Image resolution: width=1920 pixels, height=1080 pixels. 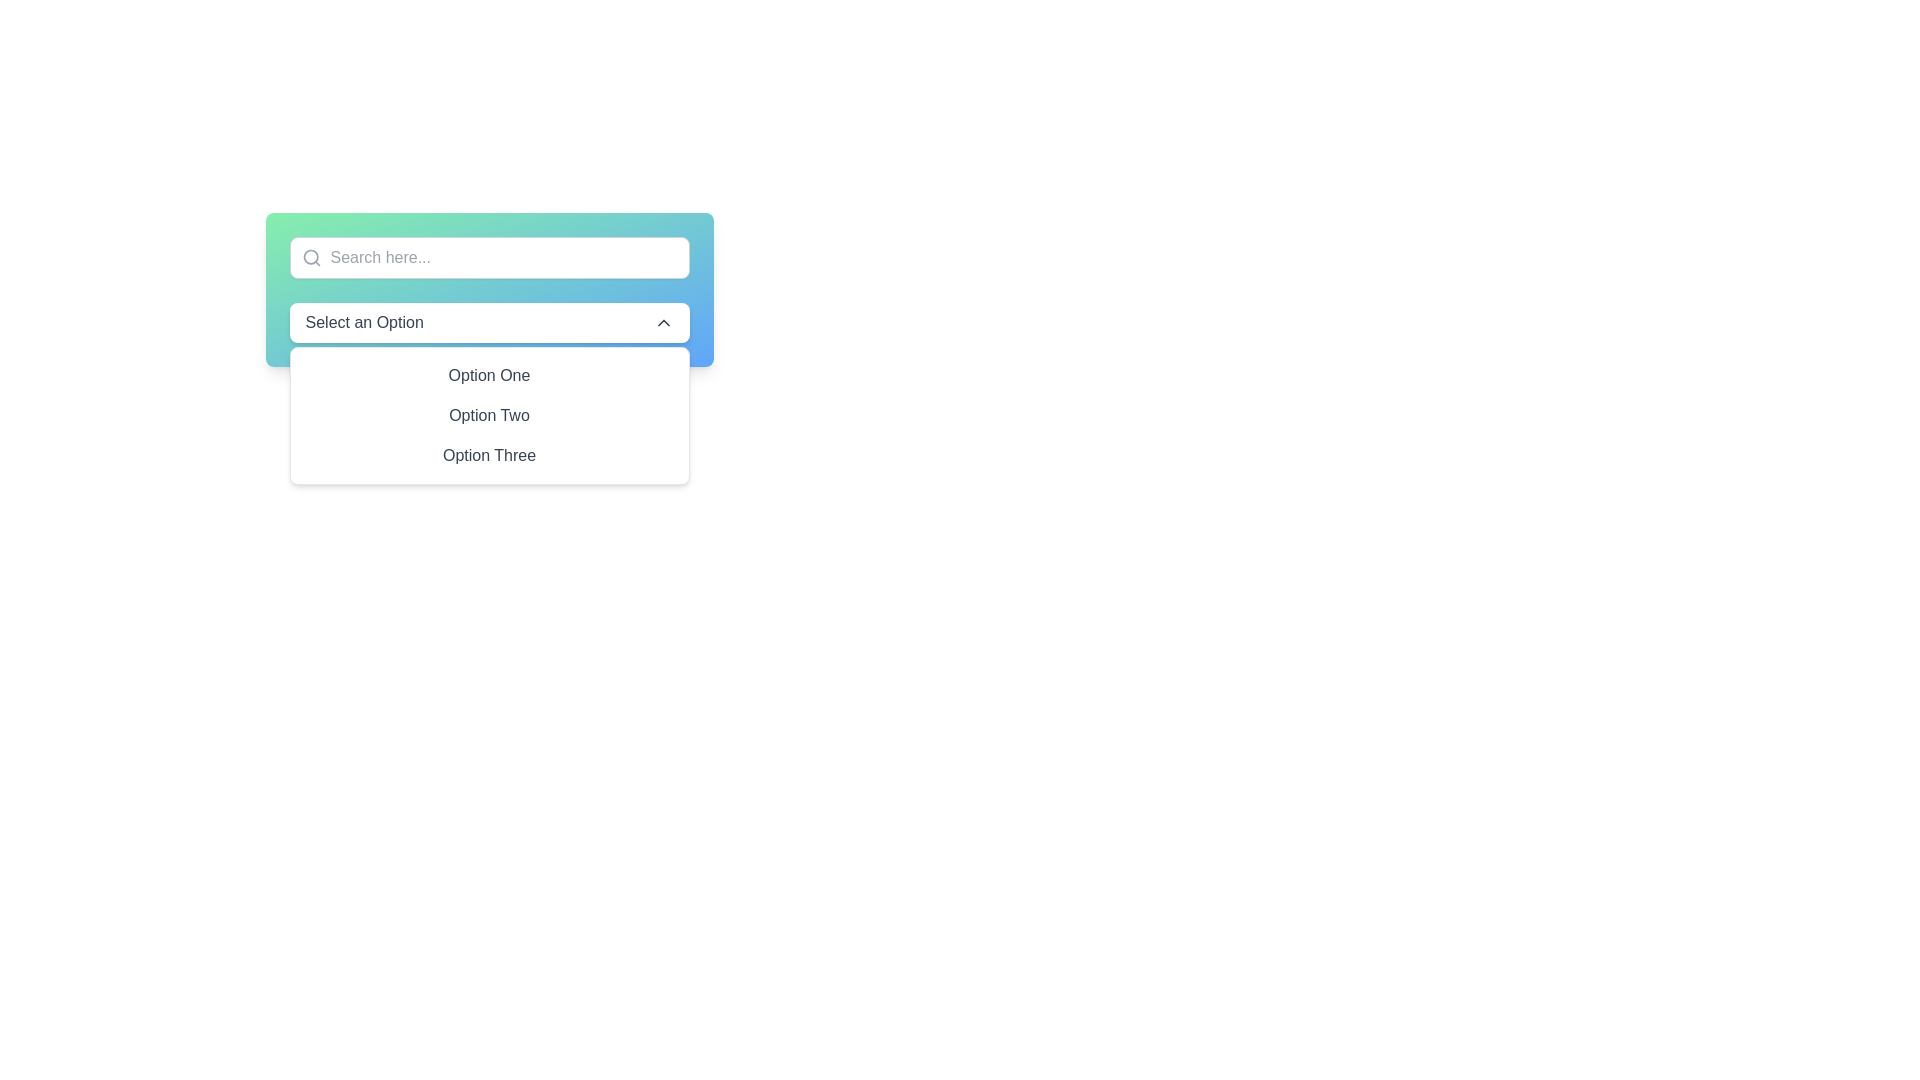 I want to click on the dropdown menu labeled 'Select an Option', so click(x=489, y=322).